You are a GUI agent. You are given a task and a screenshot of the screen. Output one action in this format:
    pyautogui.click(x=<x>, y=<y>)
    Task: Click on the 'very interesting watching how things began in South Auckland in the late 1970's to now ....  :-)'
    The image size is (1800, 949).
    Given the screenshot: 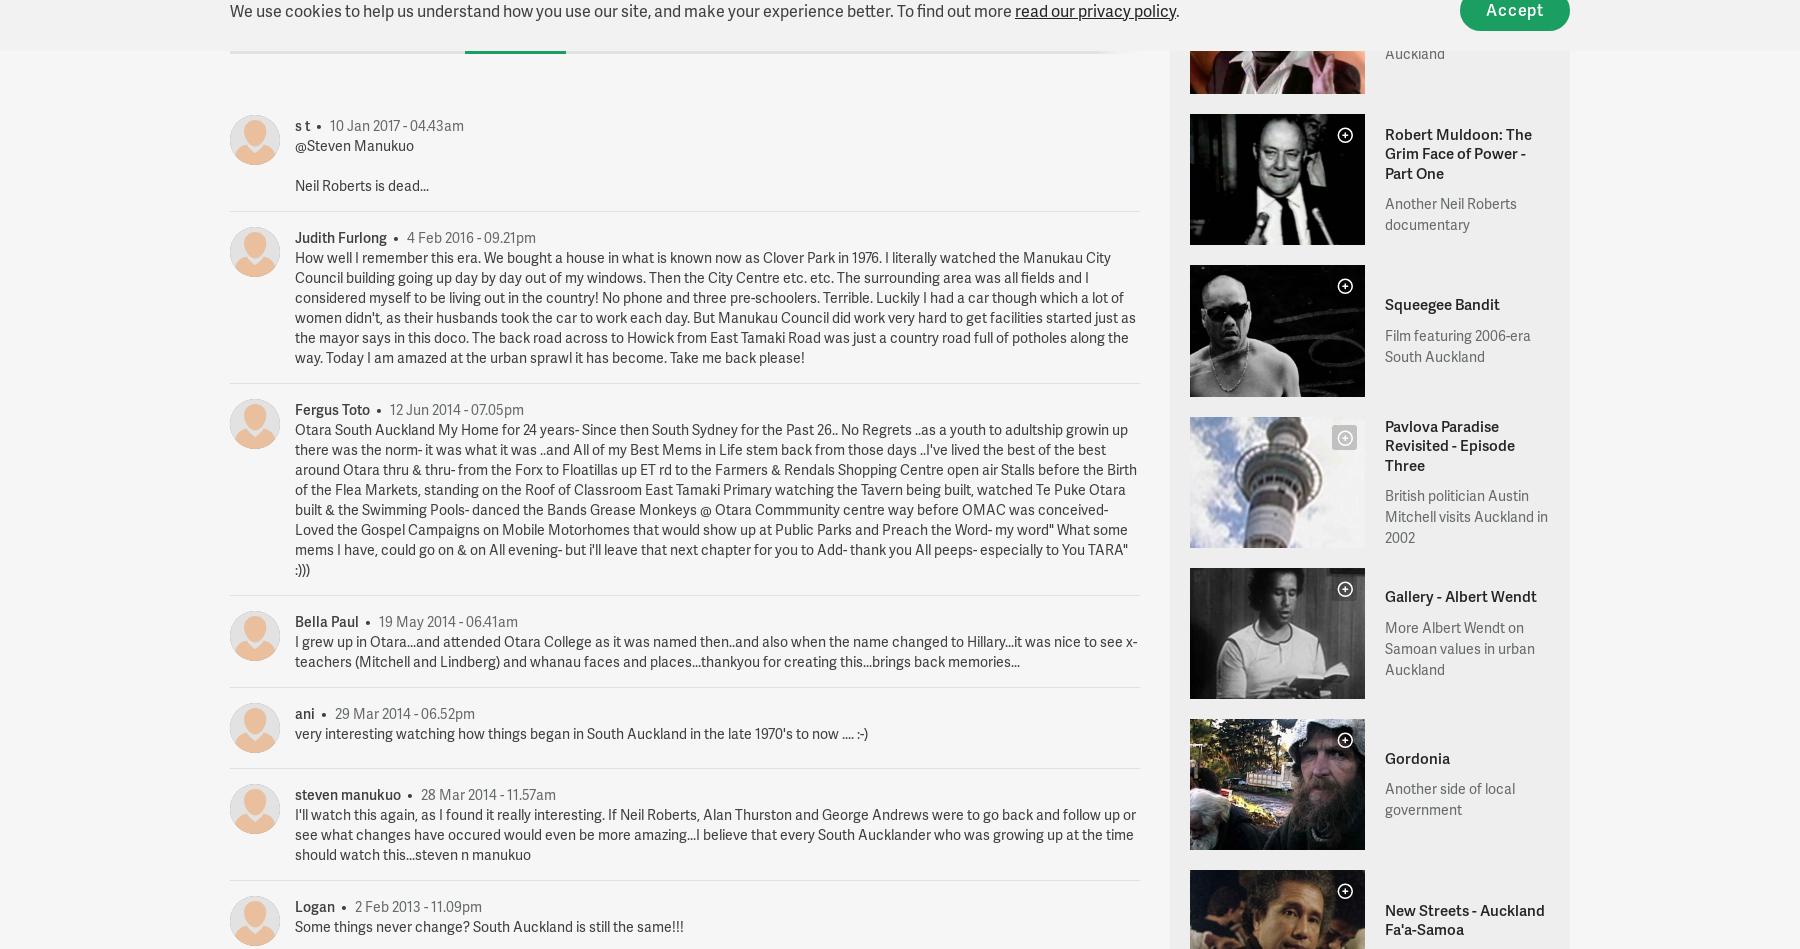 What is the action you would take?
    pyautogui.click(x=581, y=732)
    